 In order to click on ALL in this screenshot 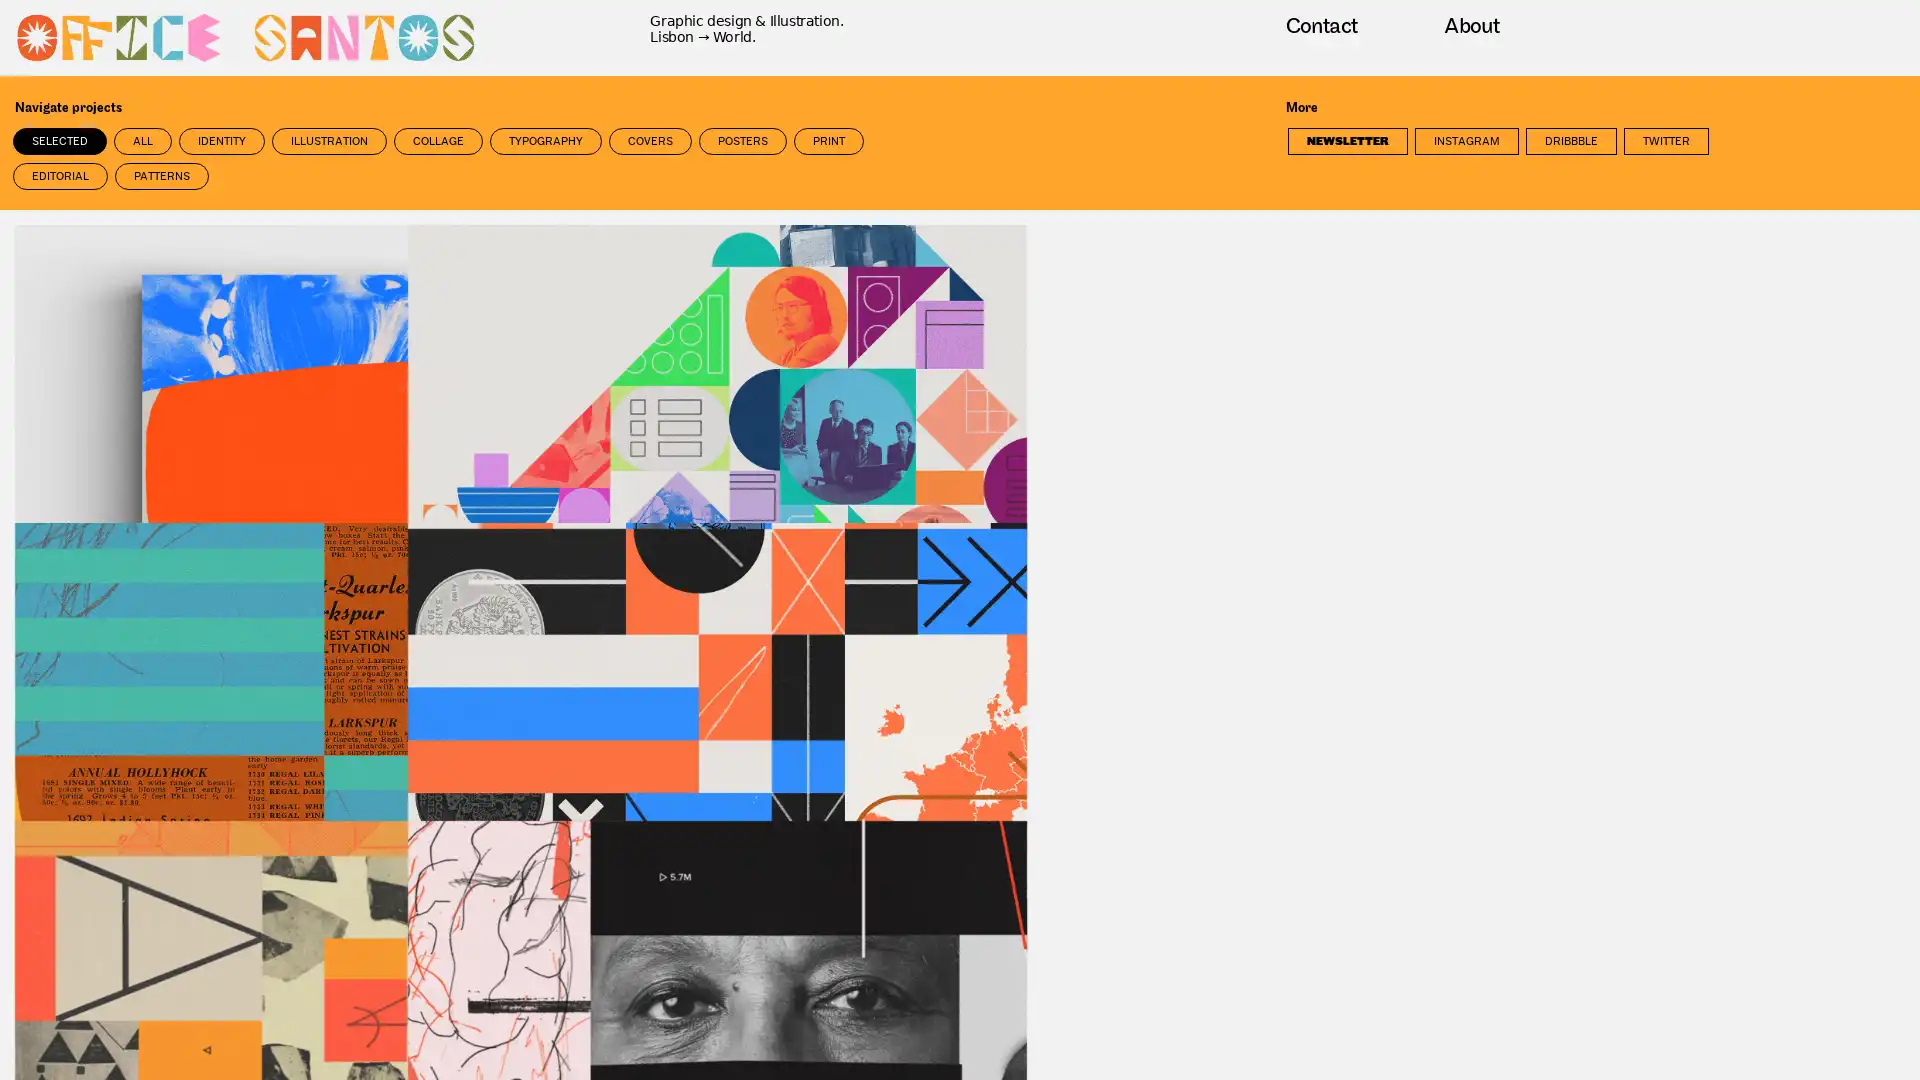, I will do `click(142, 140)`.